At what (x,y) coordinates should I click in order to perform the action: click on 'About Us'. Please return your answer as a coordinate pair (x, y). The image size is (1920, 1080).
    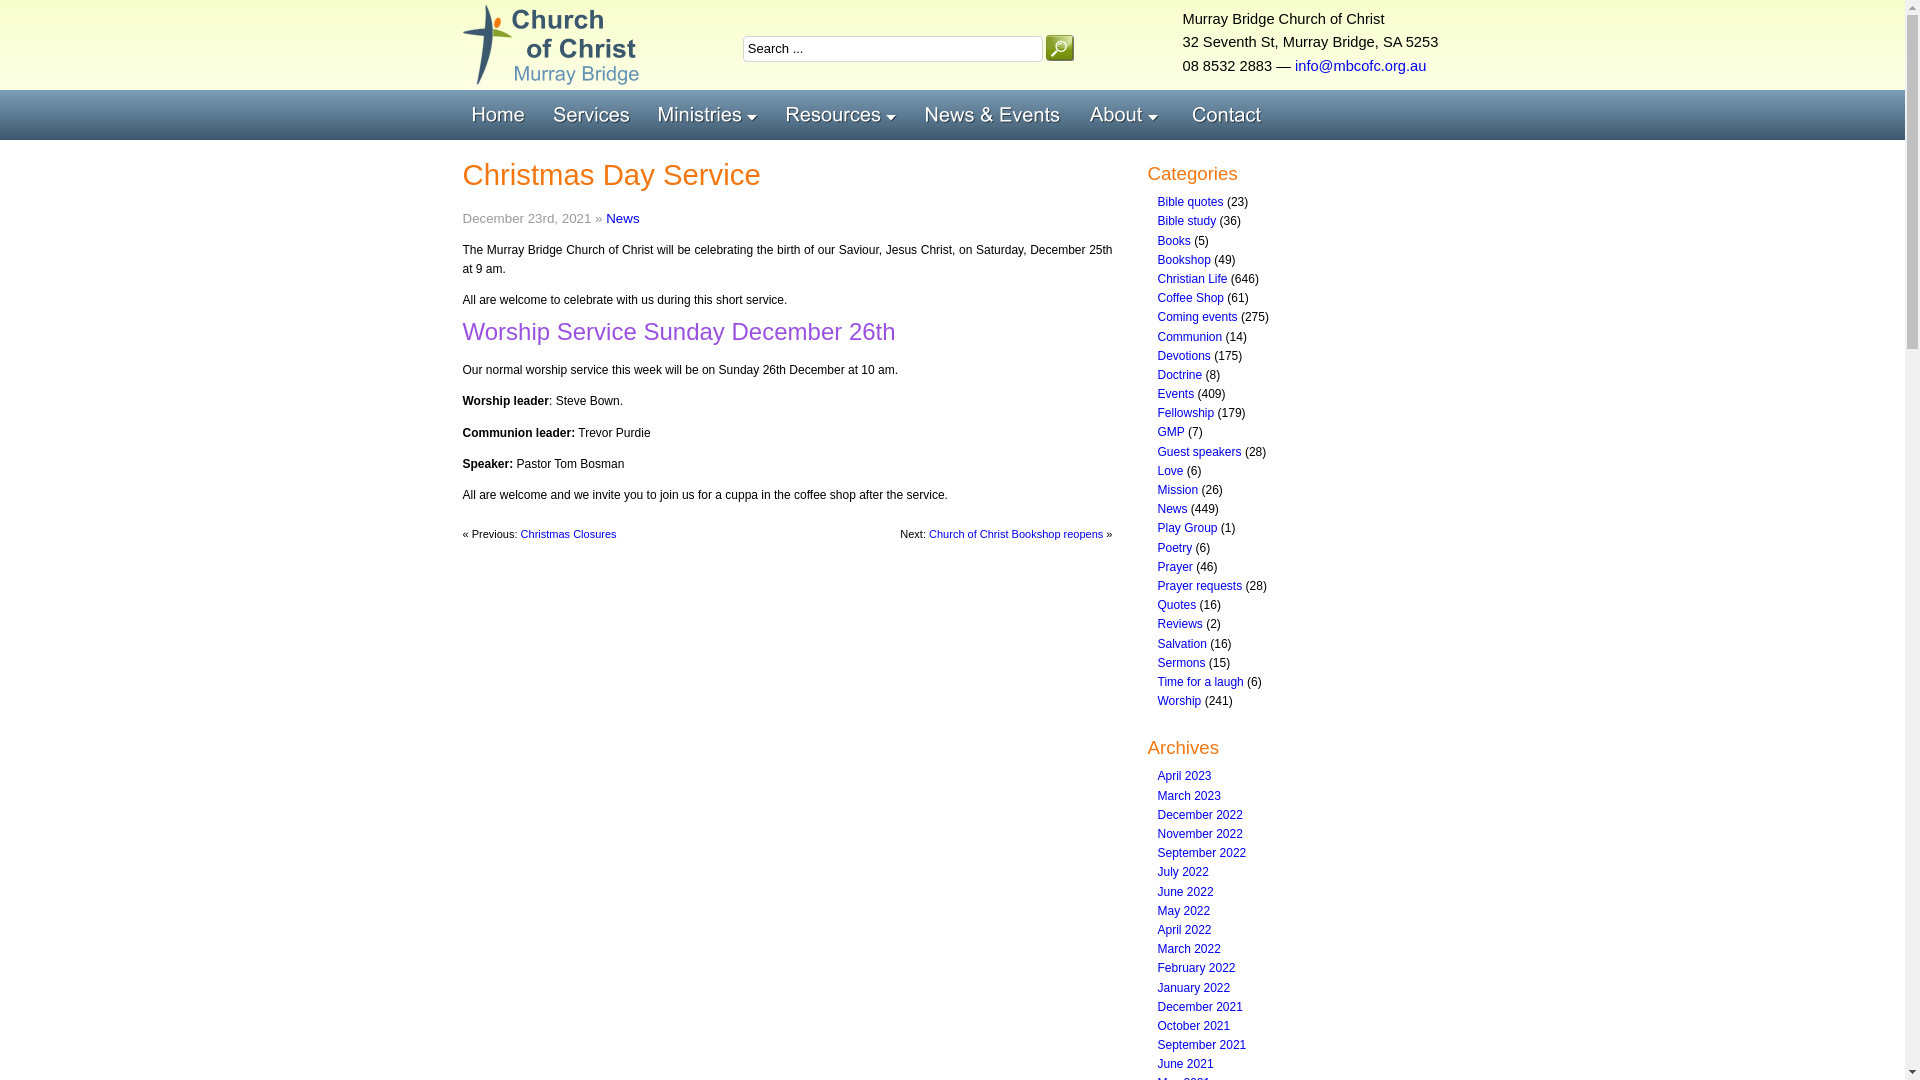
    Looking at the image, I should click on (1131, 115).